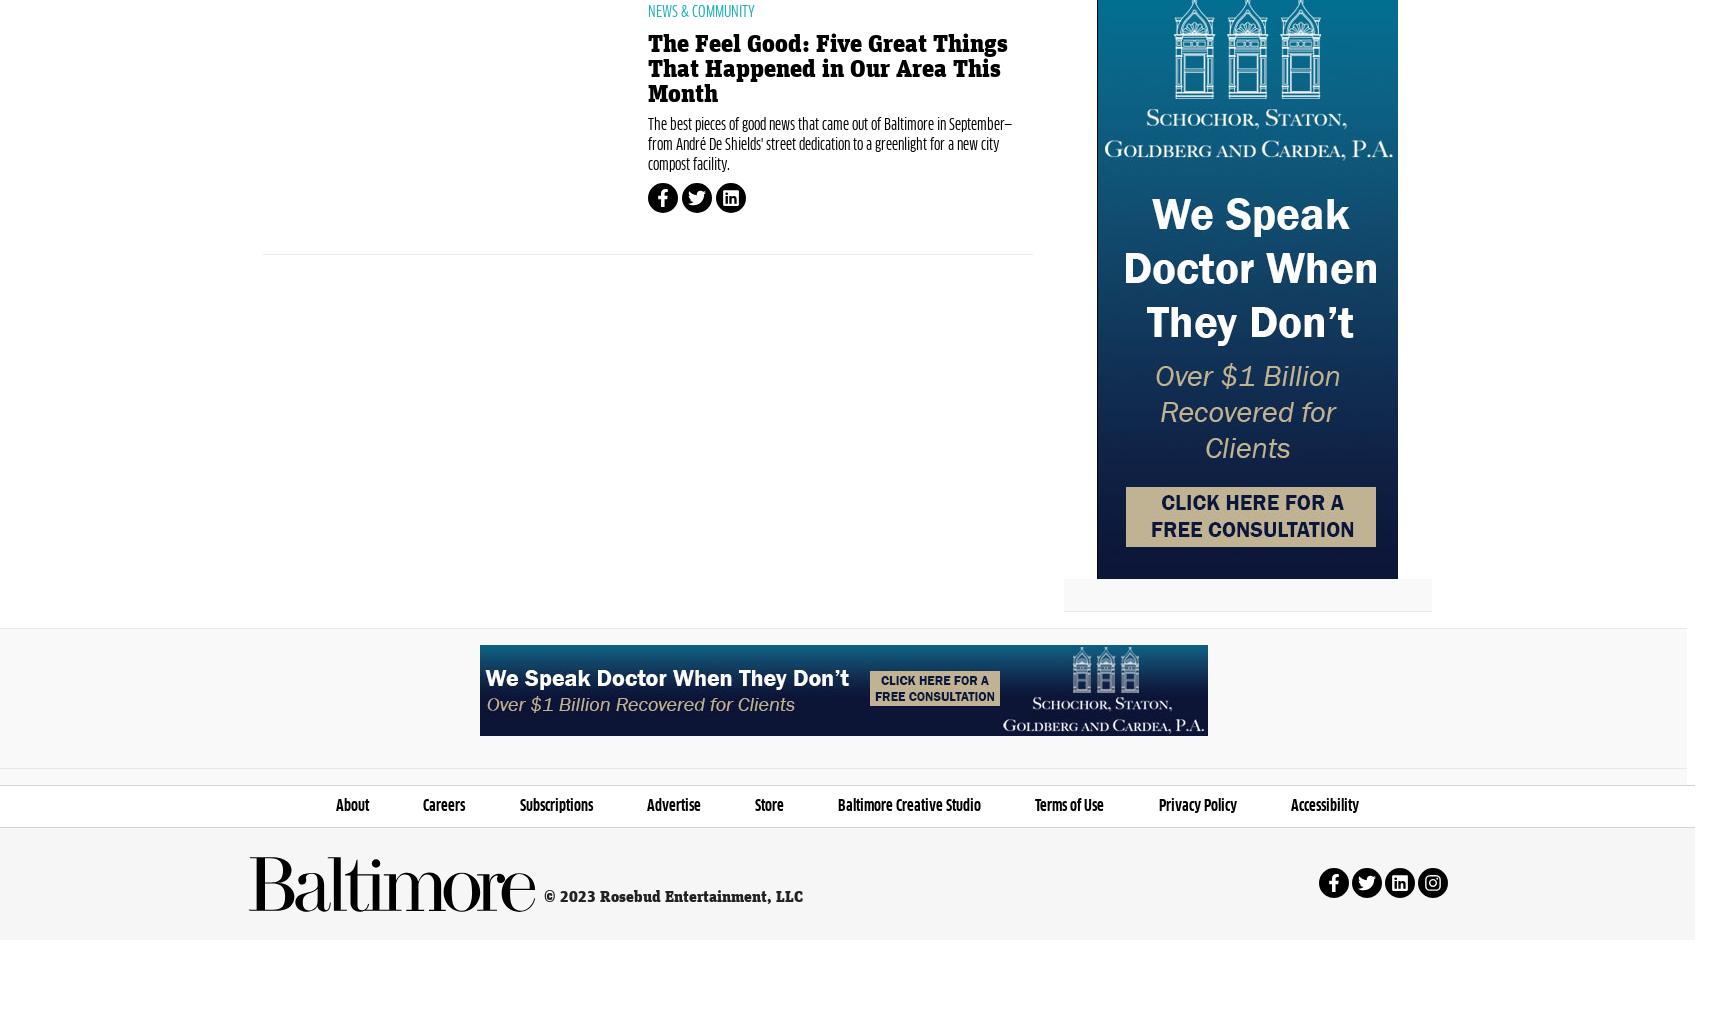 Image resolution: width=1710 pixels, height=1031 pixels. I want to click on 'Subscriptions', so click(518, 899).